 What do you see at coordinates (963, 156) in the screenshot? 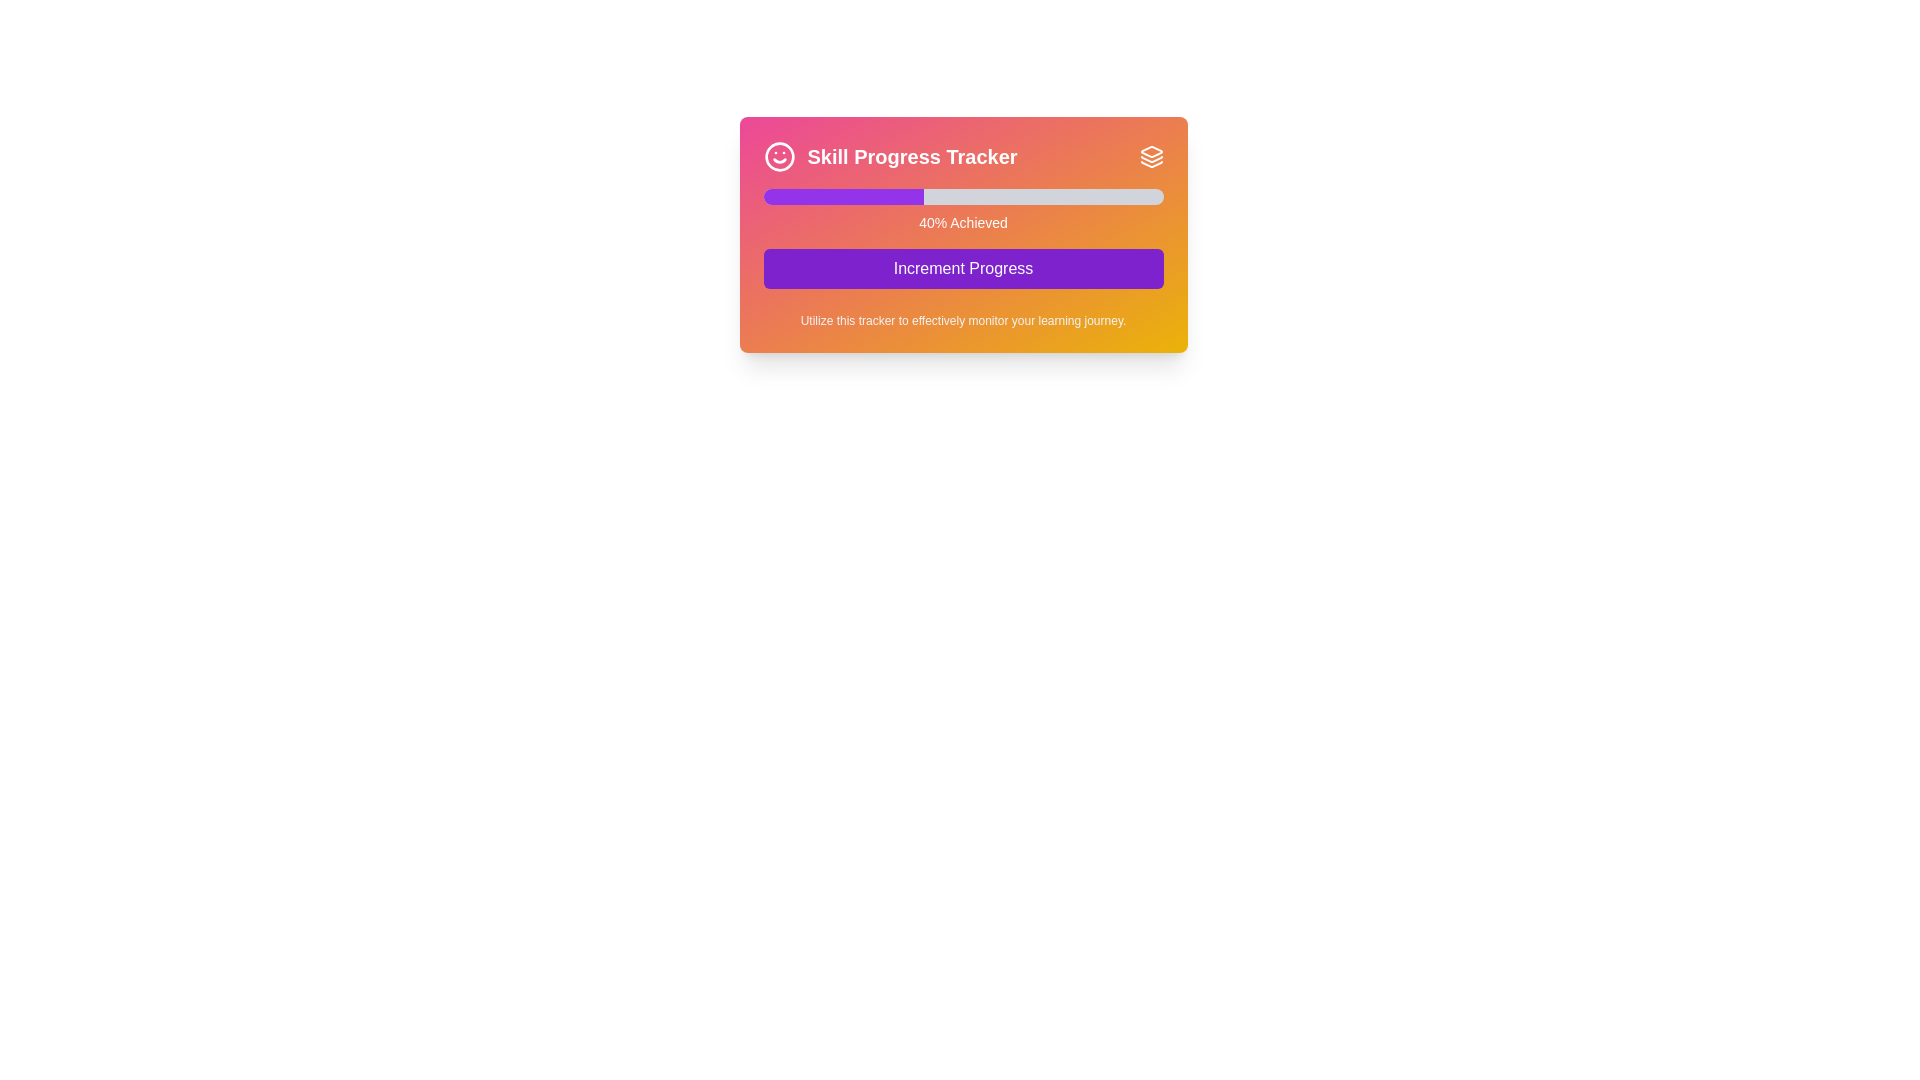
I see `title 'Skill Progress Tracker' from the Header section, which features a gradient background from pink to yellow and includes icons on either side` at bounding box center [963, 156].